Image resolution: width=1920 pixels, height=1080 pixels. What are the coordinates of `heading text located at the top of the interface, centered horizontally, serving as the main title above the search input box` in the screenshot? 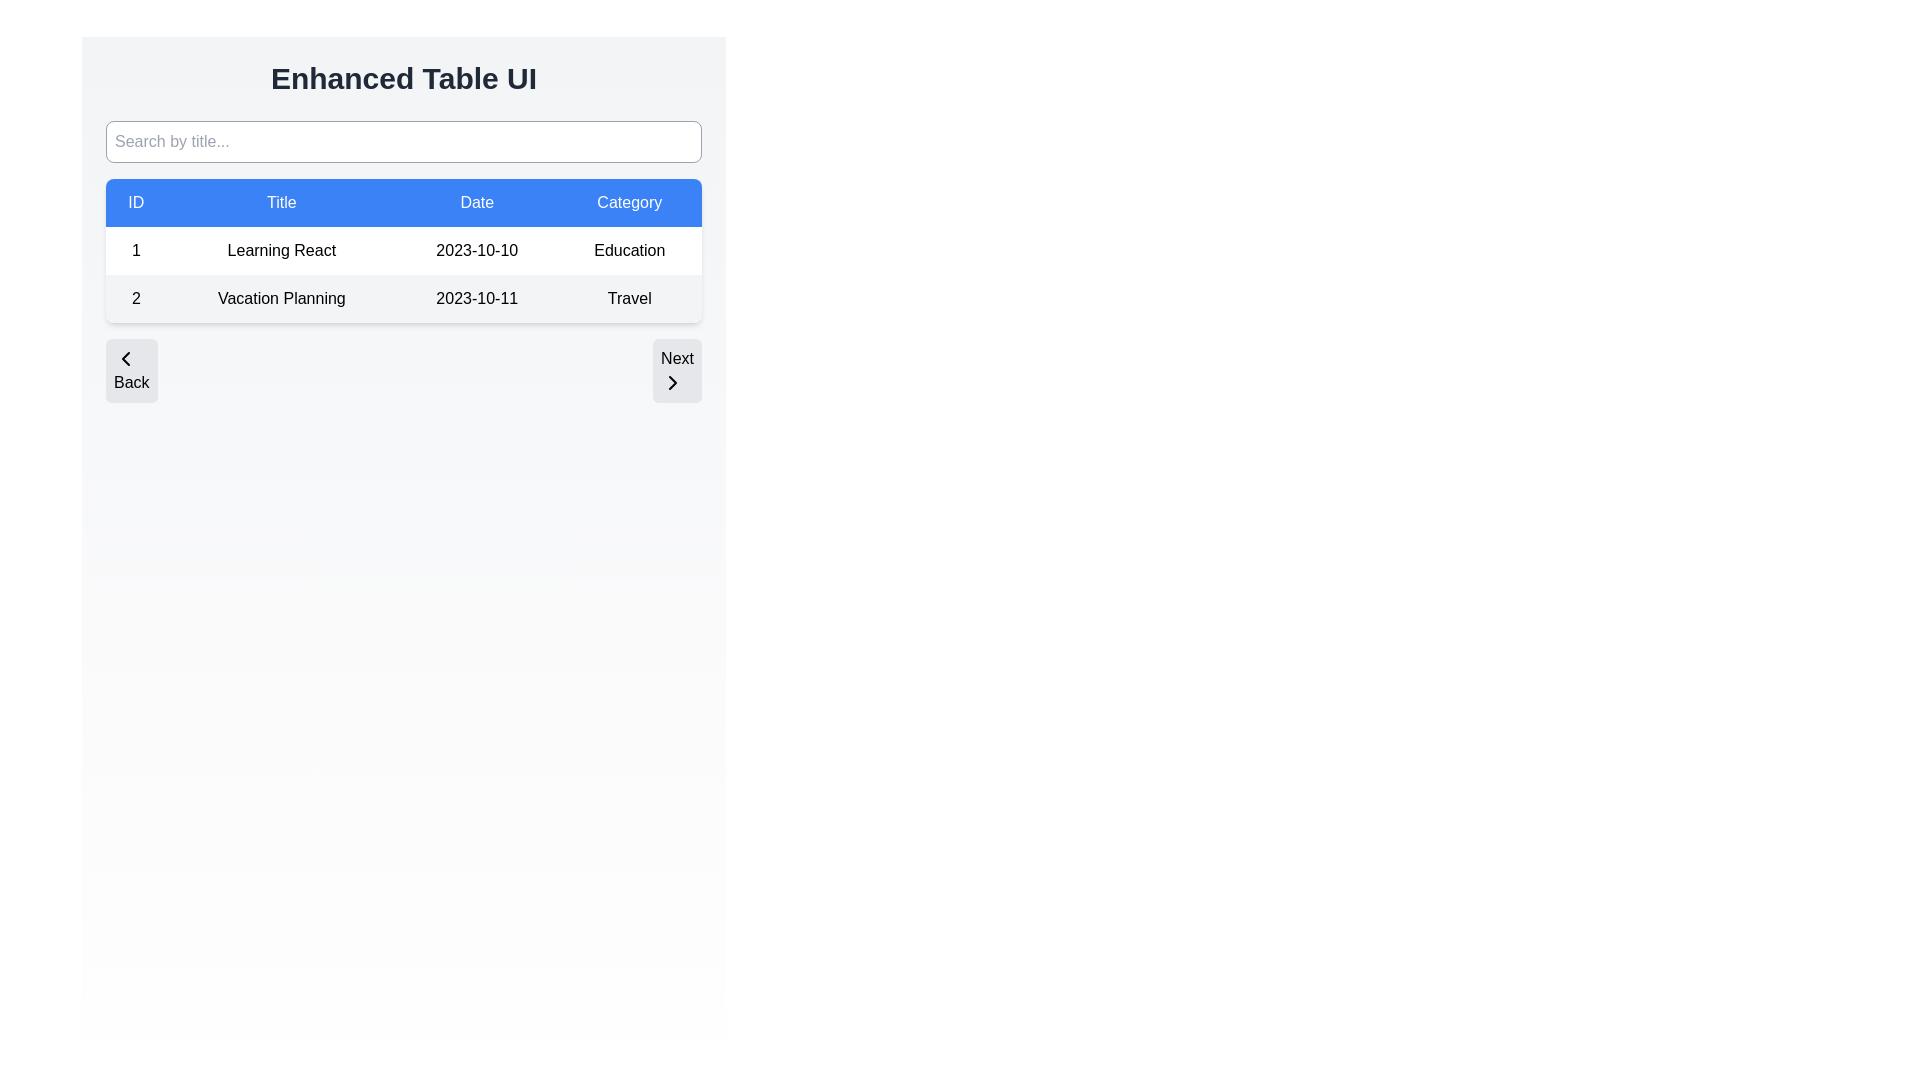 It's located at (402, 77).